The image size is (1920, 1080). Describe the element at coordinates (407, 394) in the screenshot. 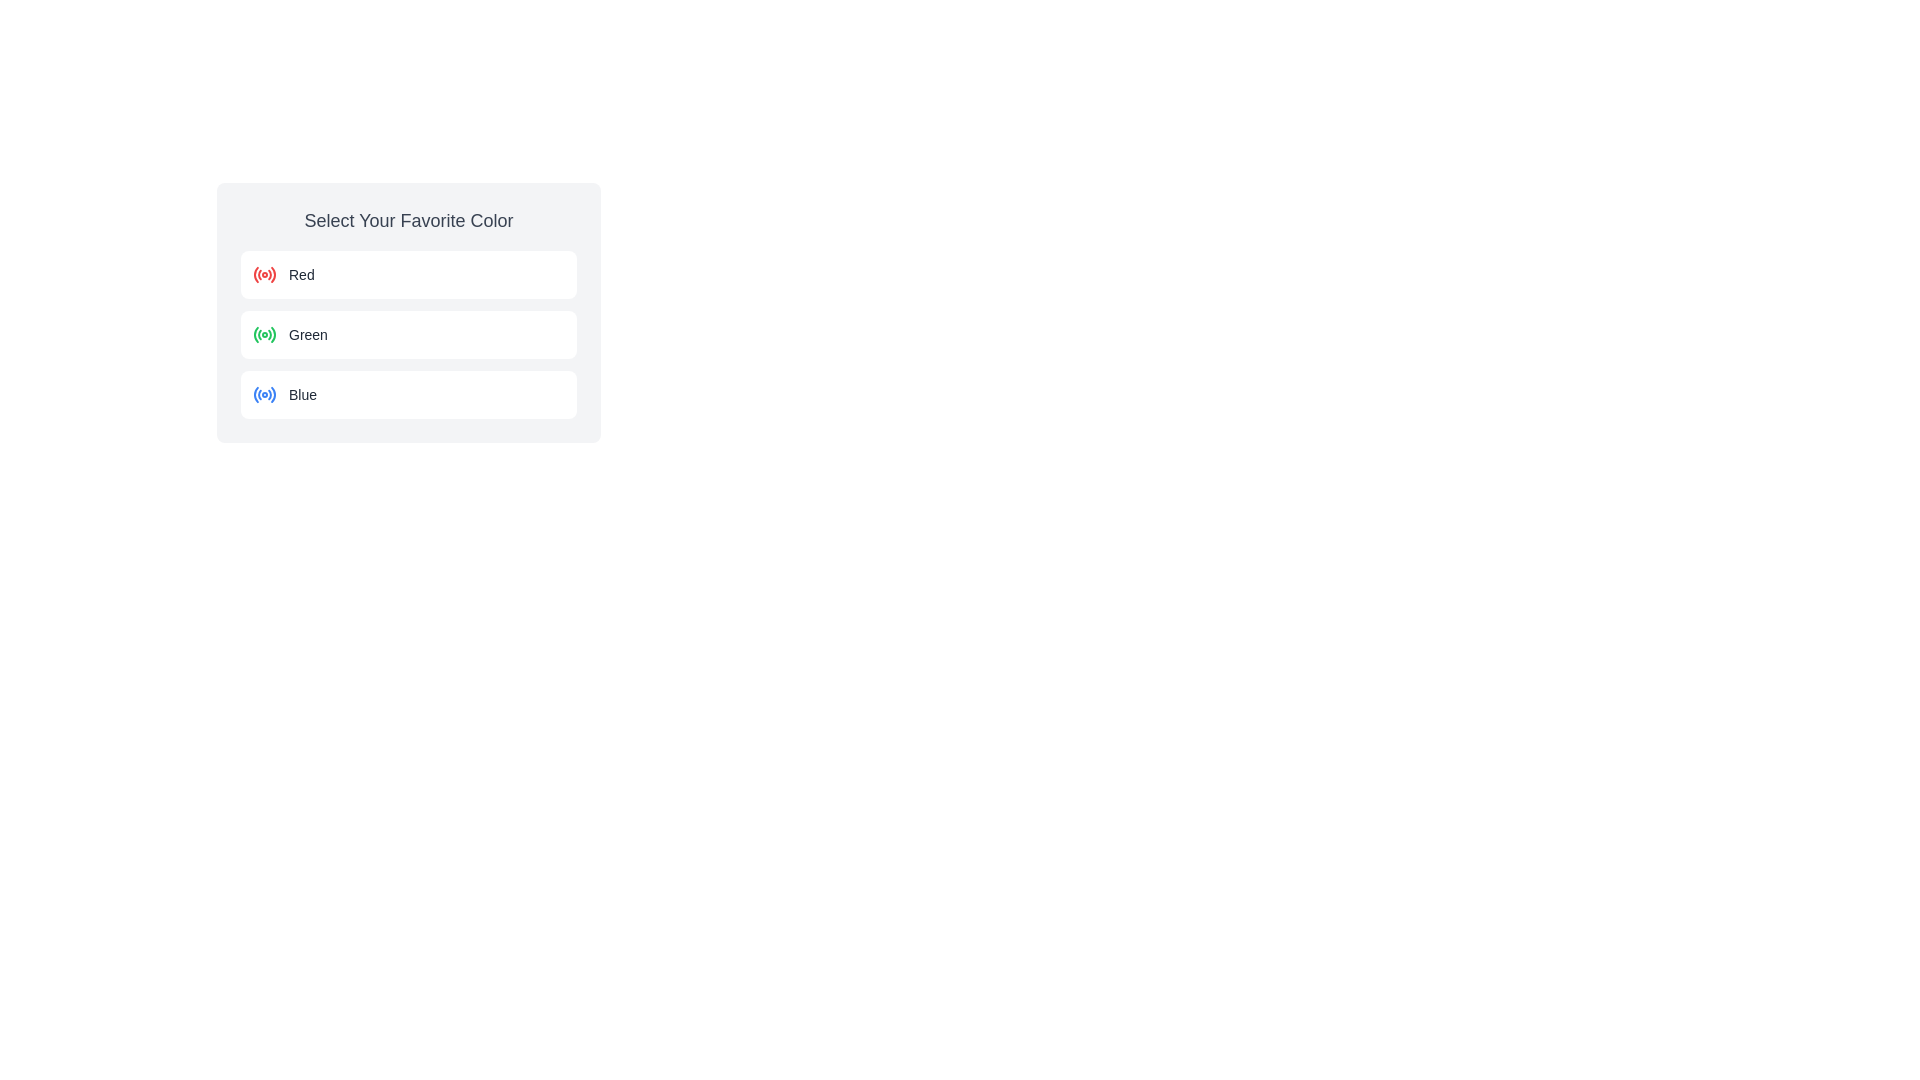

I see `the selectable option labeled 'Blue', which is the third radio option in the list of choices` at that location.